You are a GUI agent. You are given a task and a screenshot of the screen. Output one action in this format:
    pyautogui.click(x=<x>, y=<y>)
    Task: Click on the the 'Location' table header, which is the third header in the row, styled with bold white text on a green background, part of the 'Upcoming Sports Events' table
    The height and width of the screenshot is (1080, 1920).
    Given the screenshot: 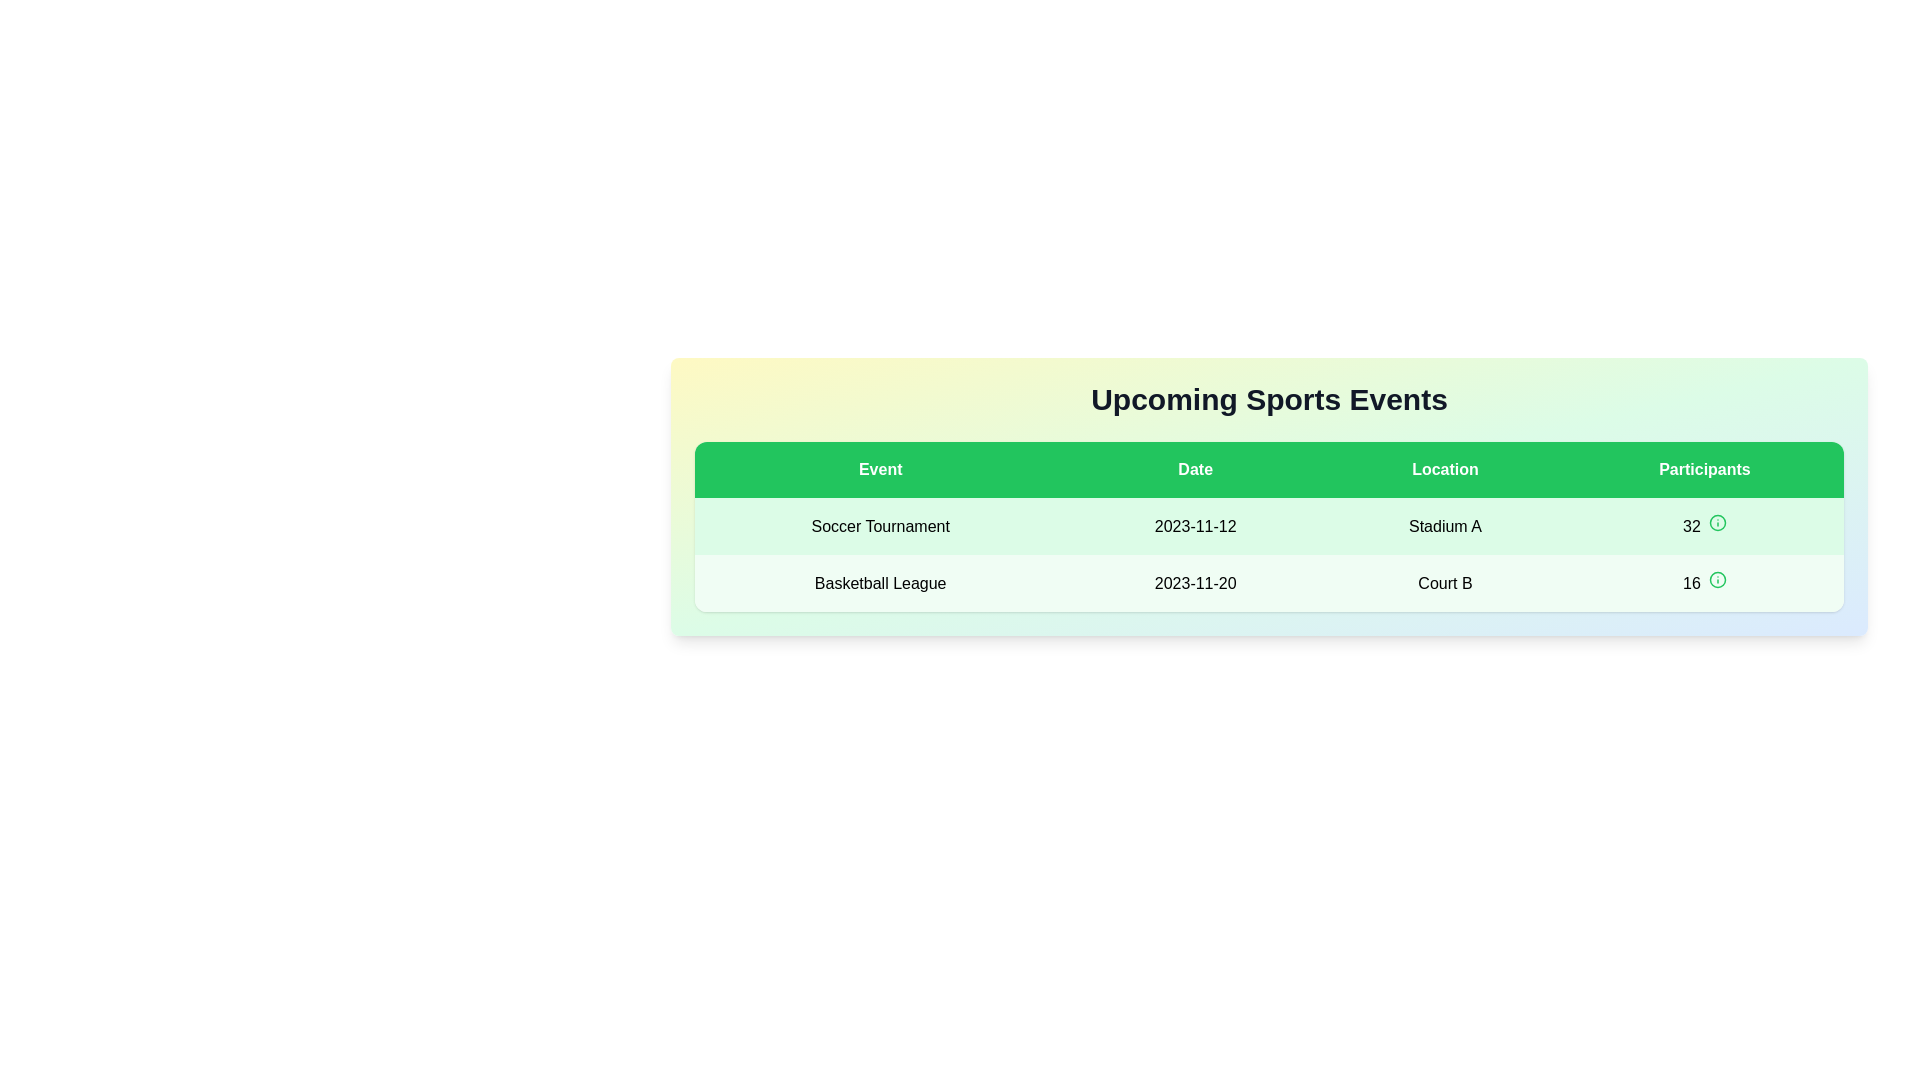 What is the action you would take?
    pyautogui.click(x=1445, y=470)
    